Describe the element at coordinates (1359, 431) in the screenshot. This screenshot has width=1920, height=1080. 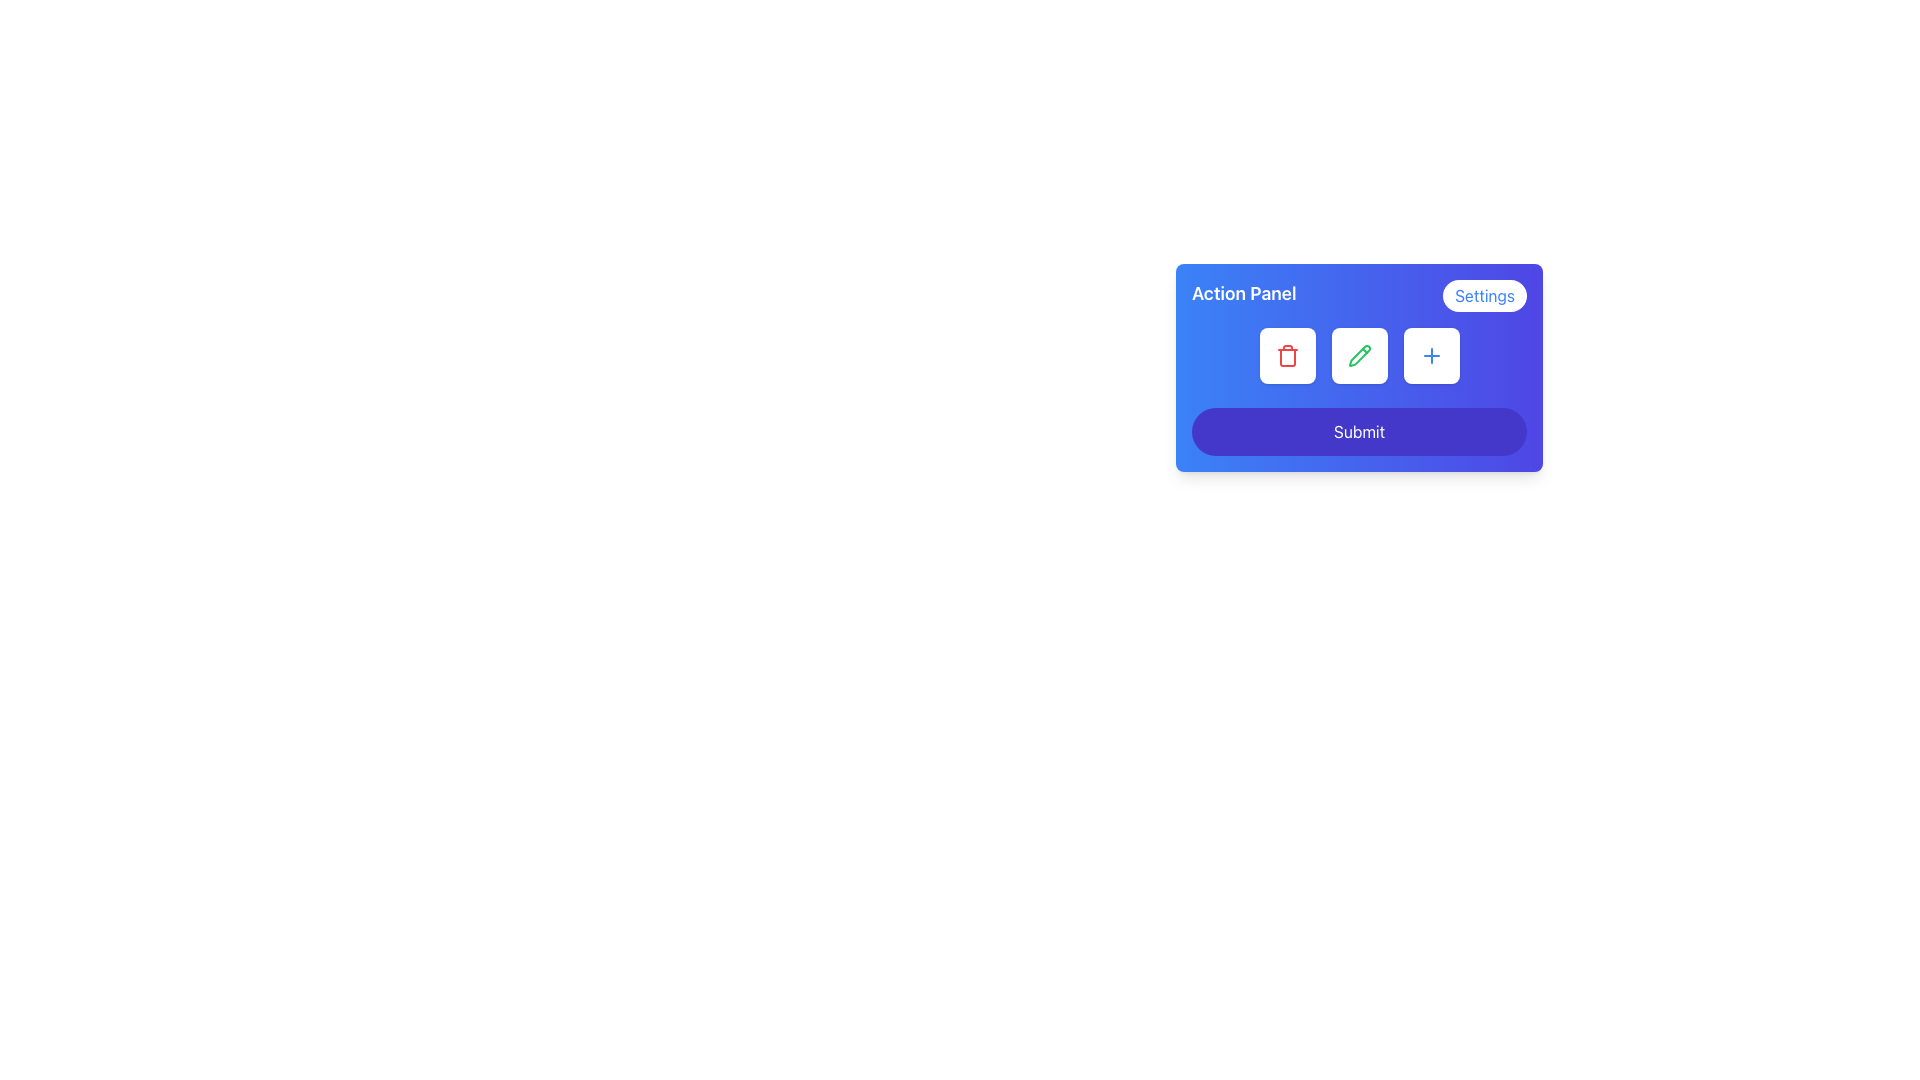
I see `the 'Submit' button located at the bottom of the 'Action Panel'` at that location.